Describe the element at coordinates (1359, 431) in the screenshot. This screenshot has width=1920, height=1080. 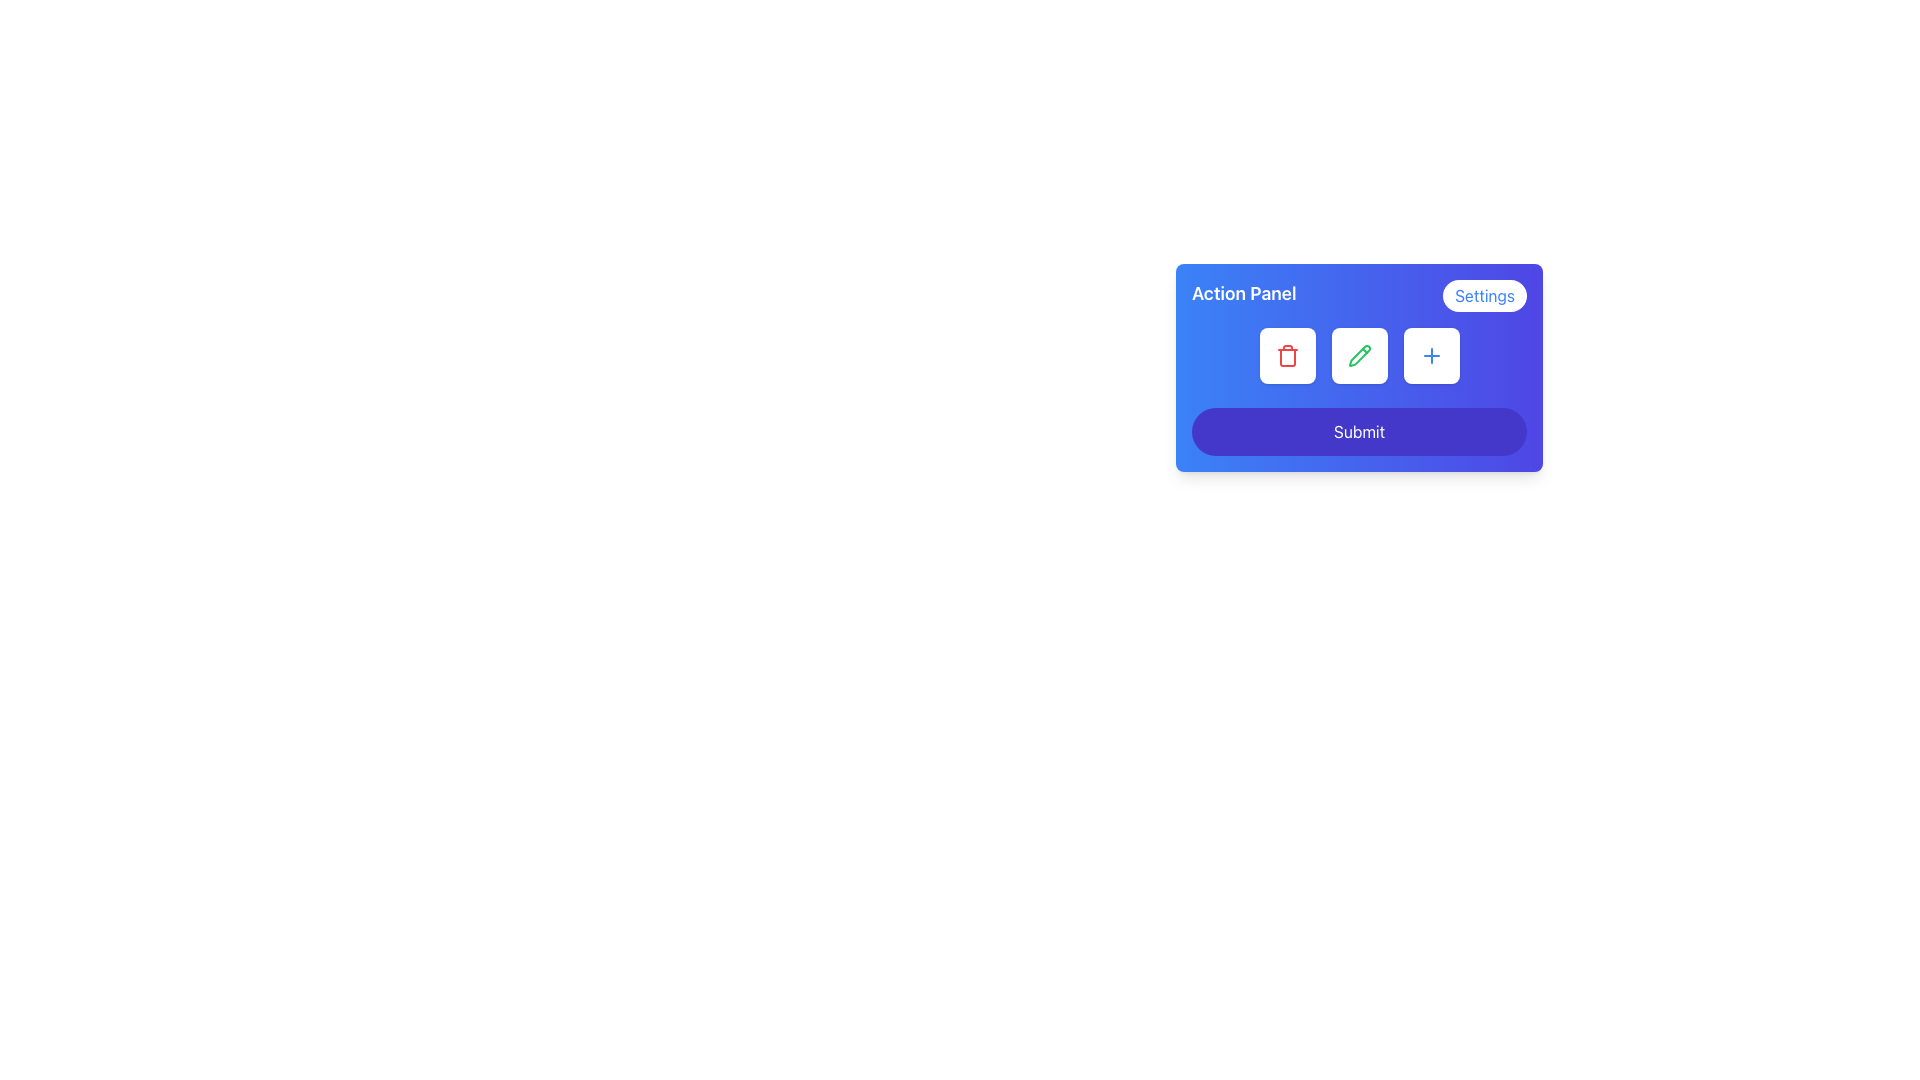
I see `the 'Submit' button located at the bottom of the 'Action Panel'` at that location.